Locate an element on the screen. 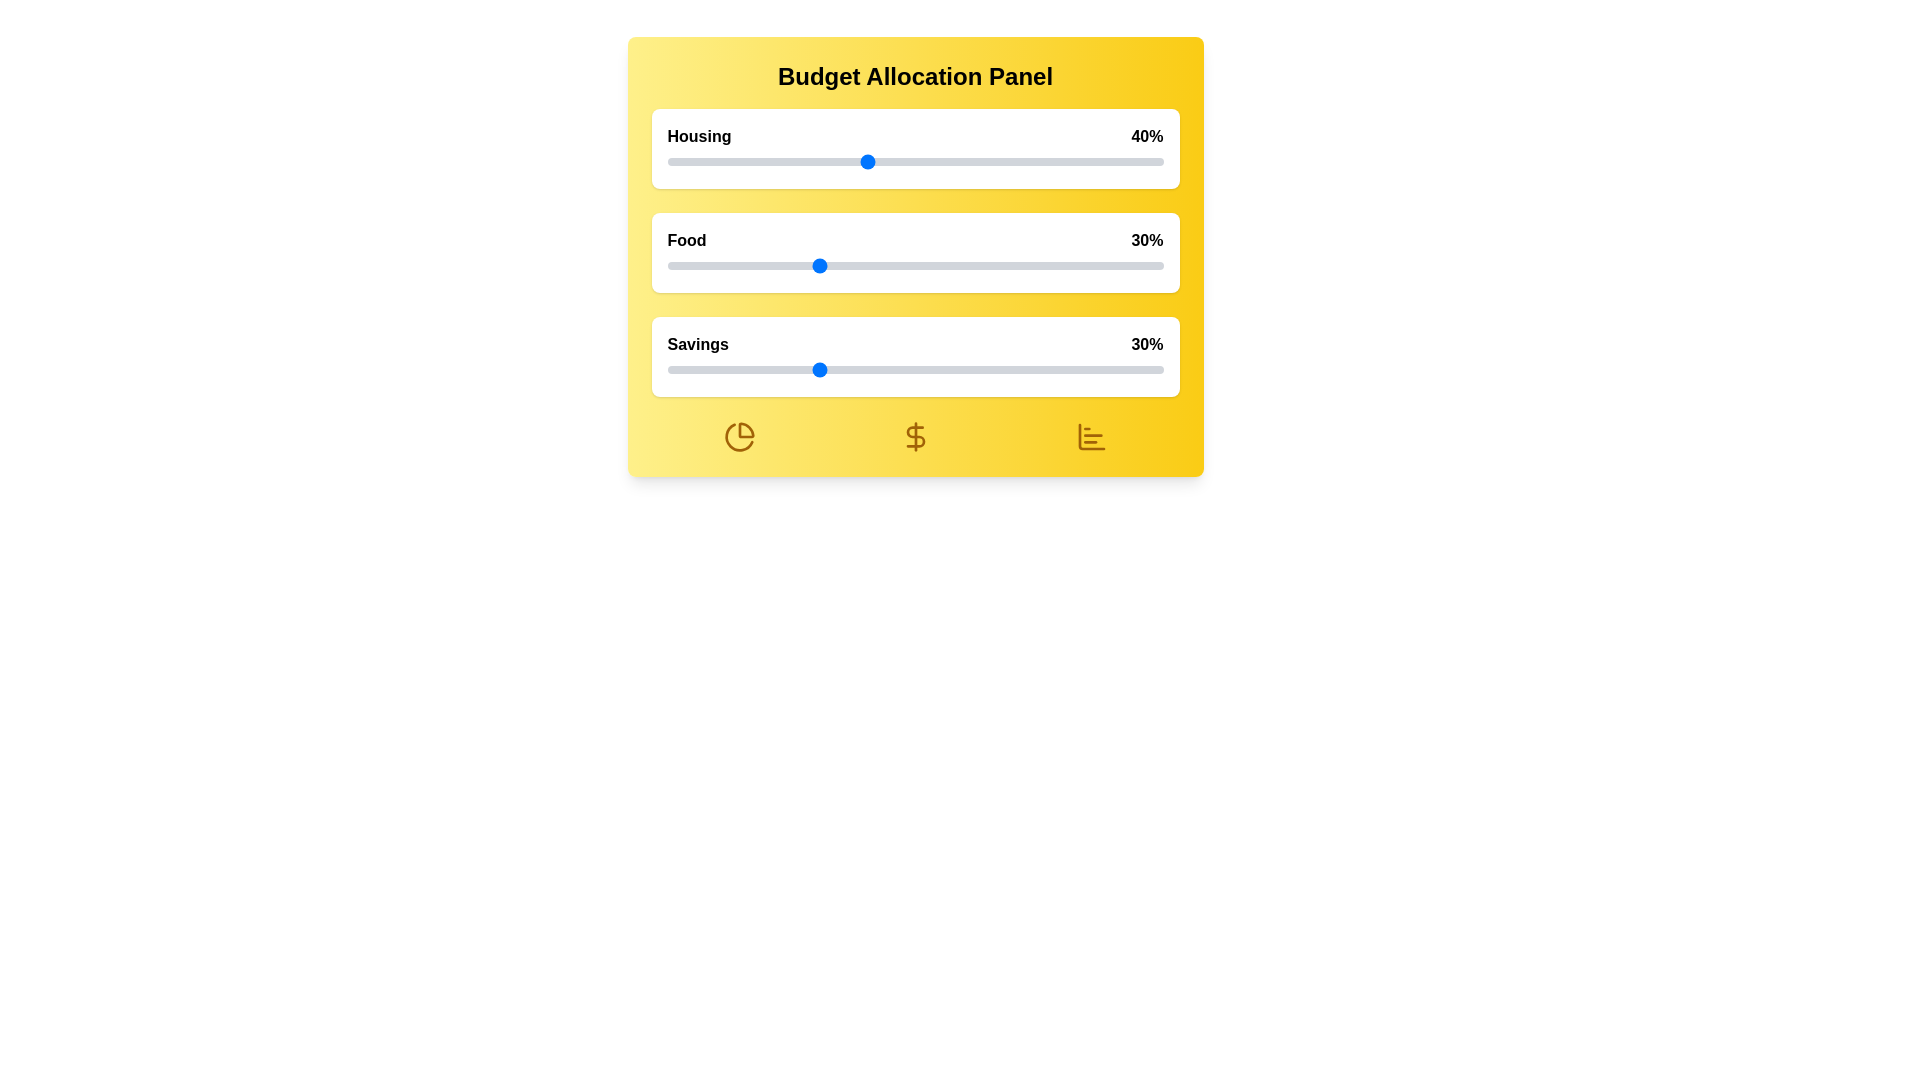 Image resolution: width=1920 pixels, height=1080 pixels. the yellow gradient budget allocation panel that contains sections for 'Housing', 'Food', and 'Savings' to interact with it is located at coordinates (914, 256).